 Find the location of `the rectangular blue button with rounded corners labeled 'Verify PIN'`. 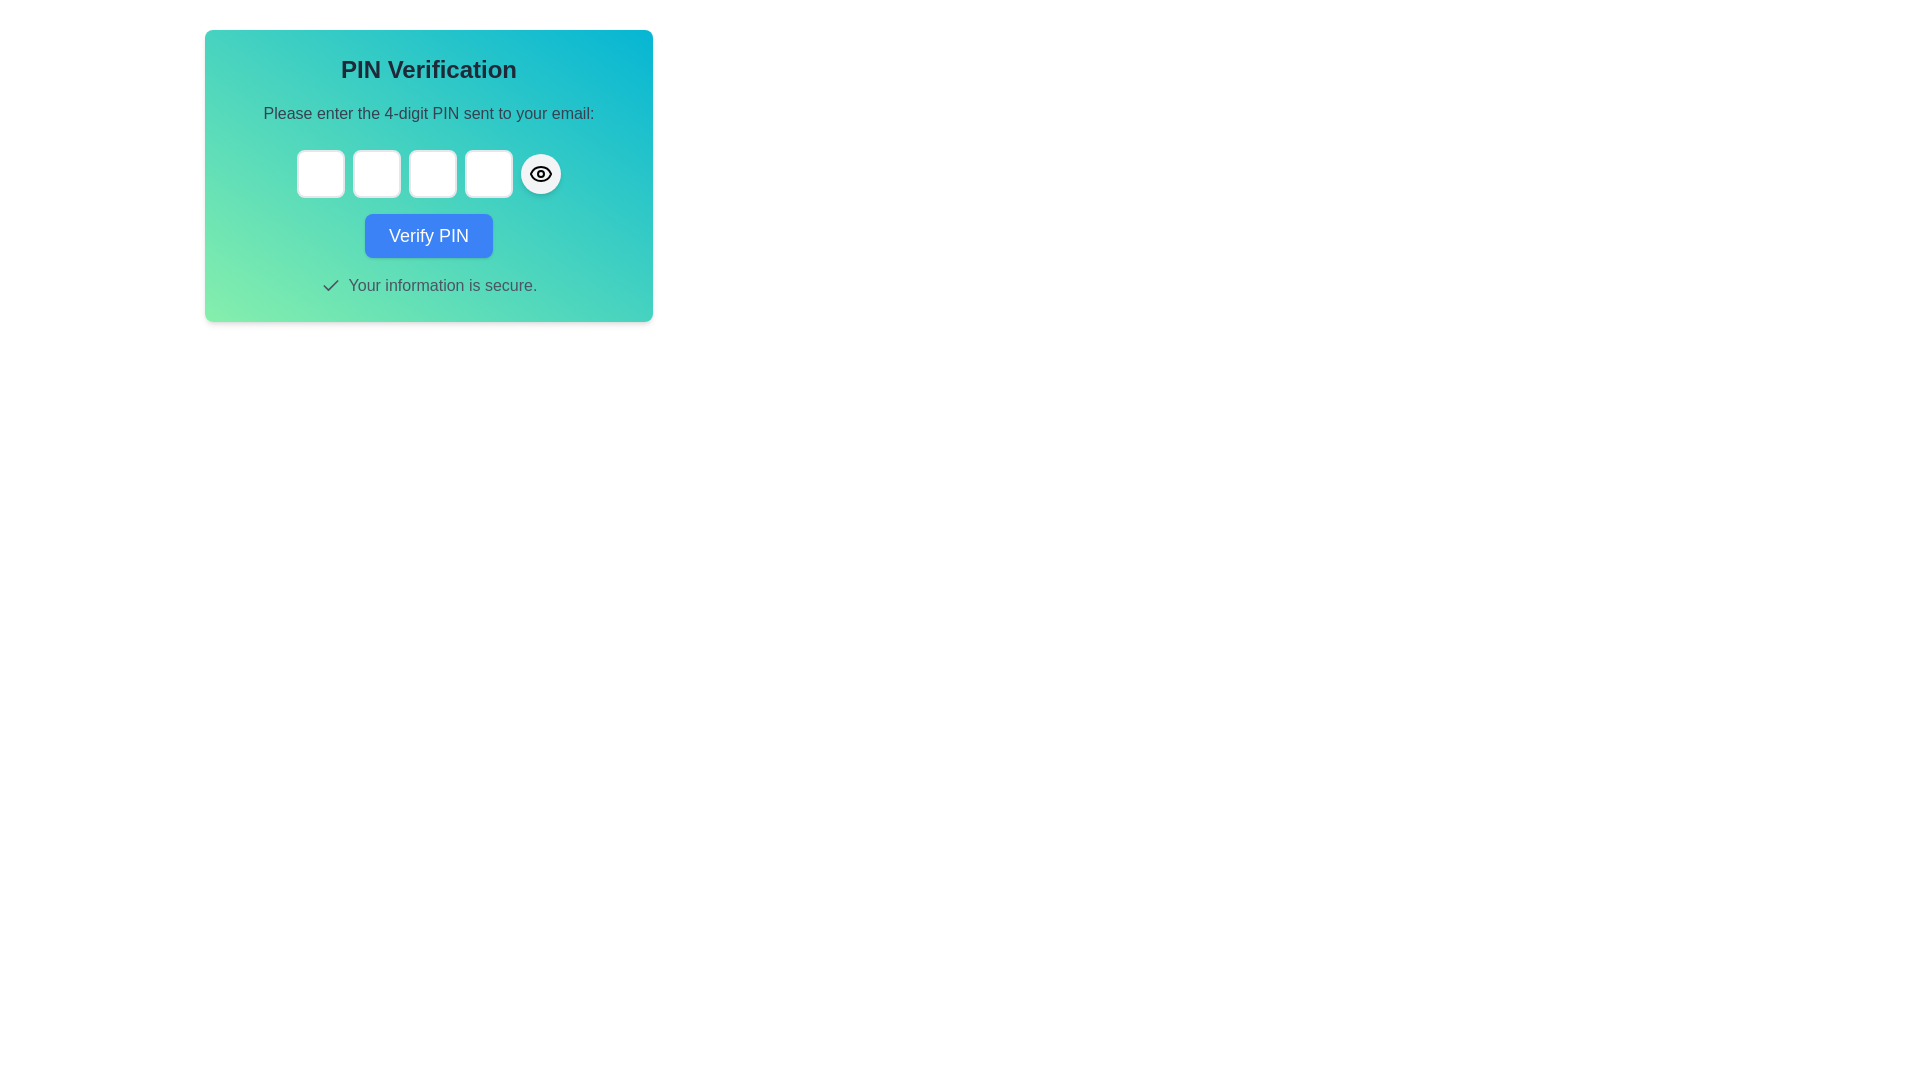

the rectangular blue button with rounded corners labeled 'Verify PIN' is located at coordinates (427, 234).